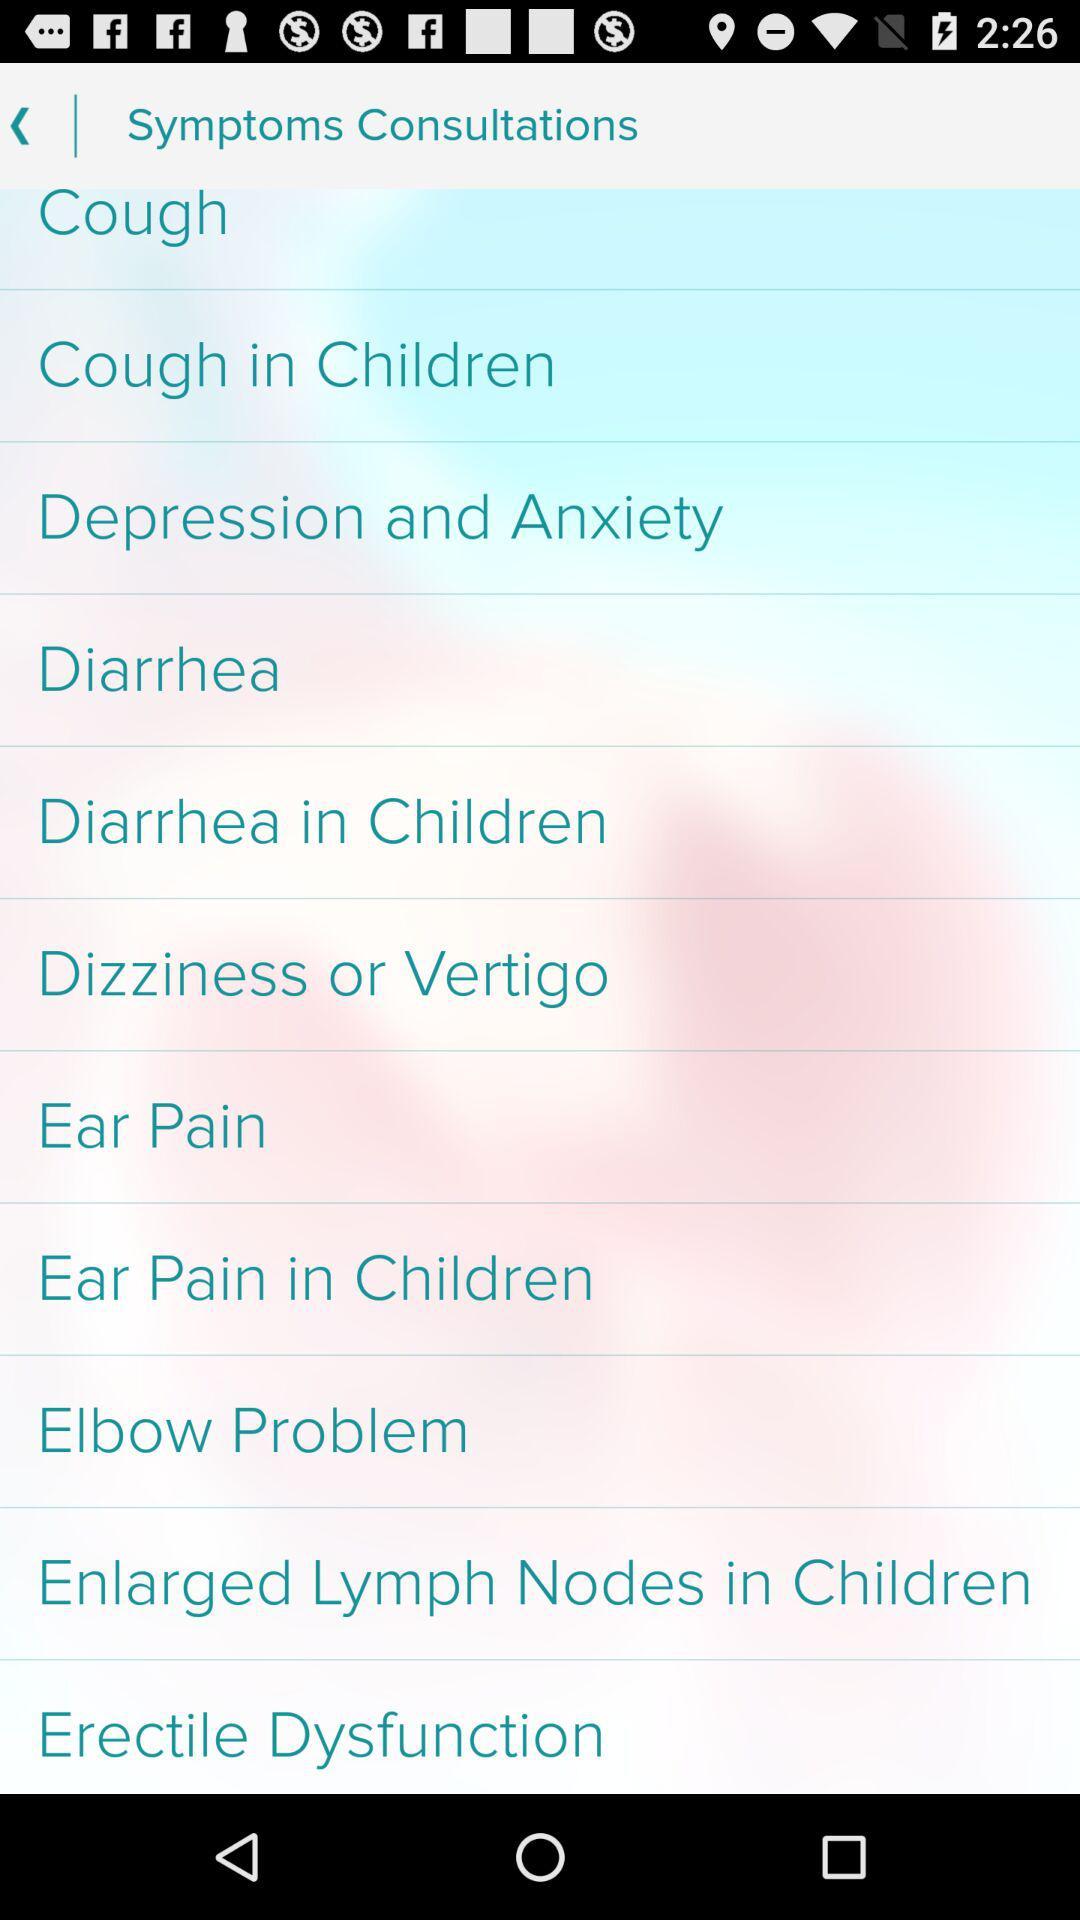  I want to click on depression and anxiety, so click(540, 517).